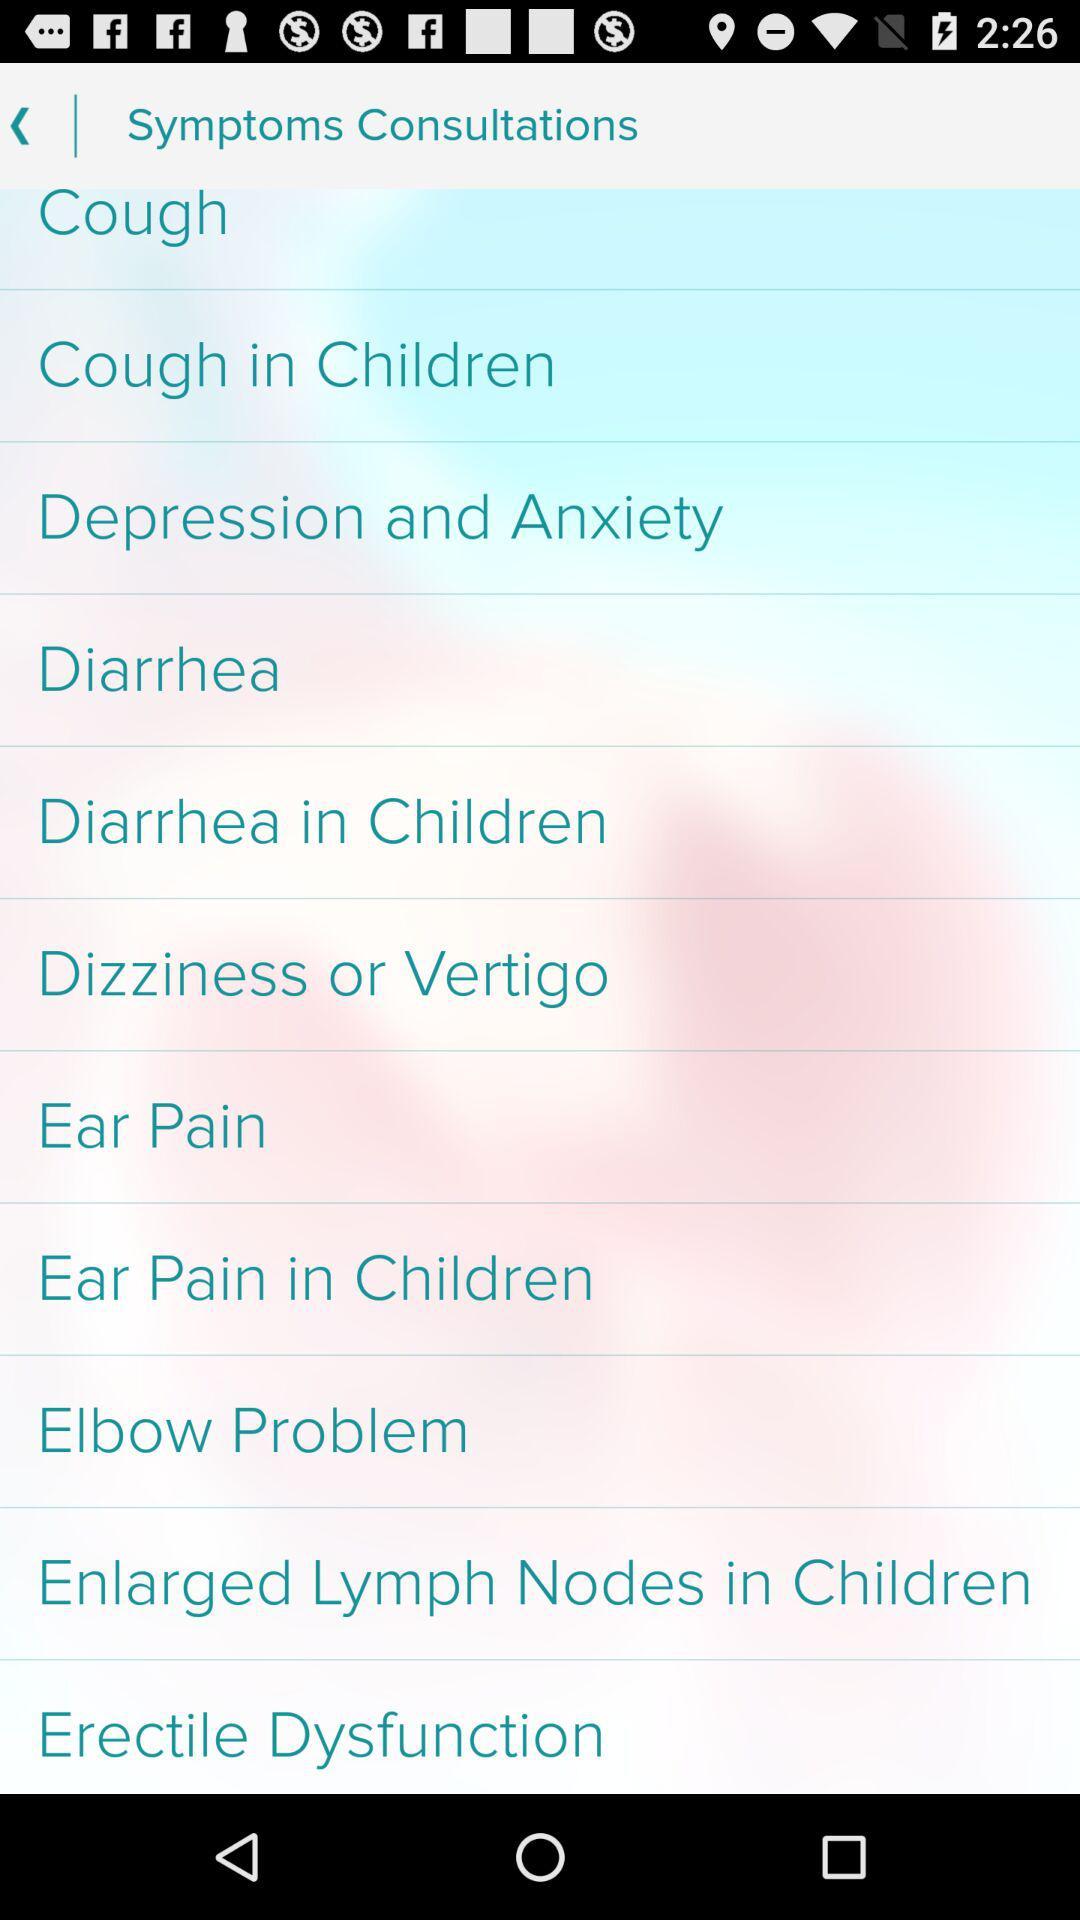  I want to click on depression and anxiety, so click(540, 517).